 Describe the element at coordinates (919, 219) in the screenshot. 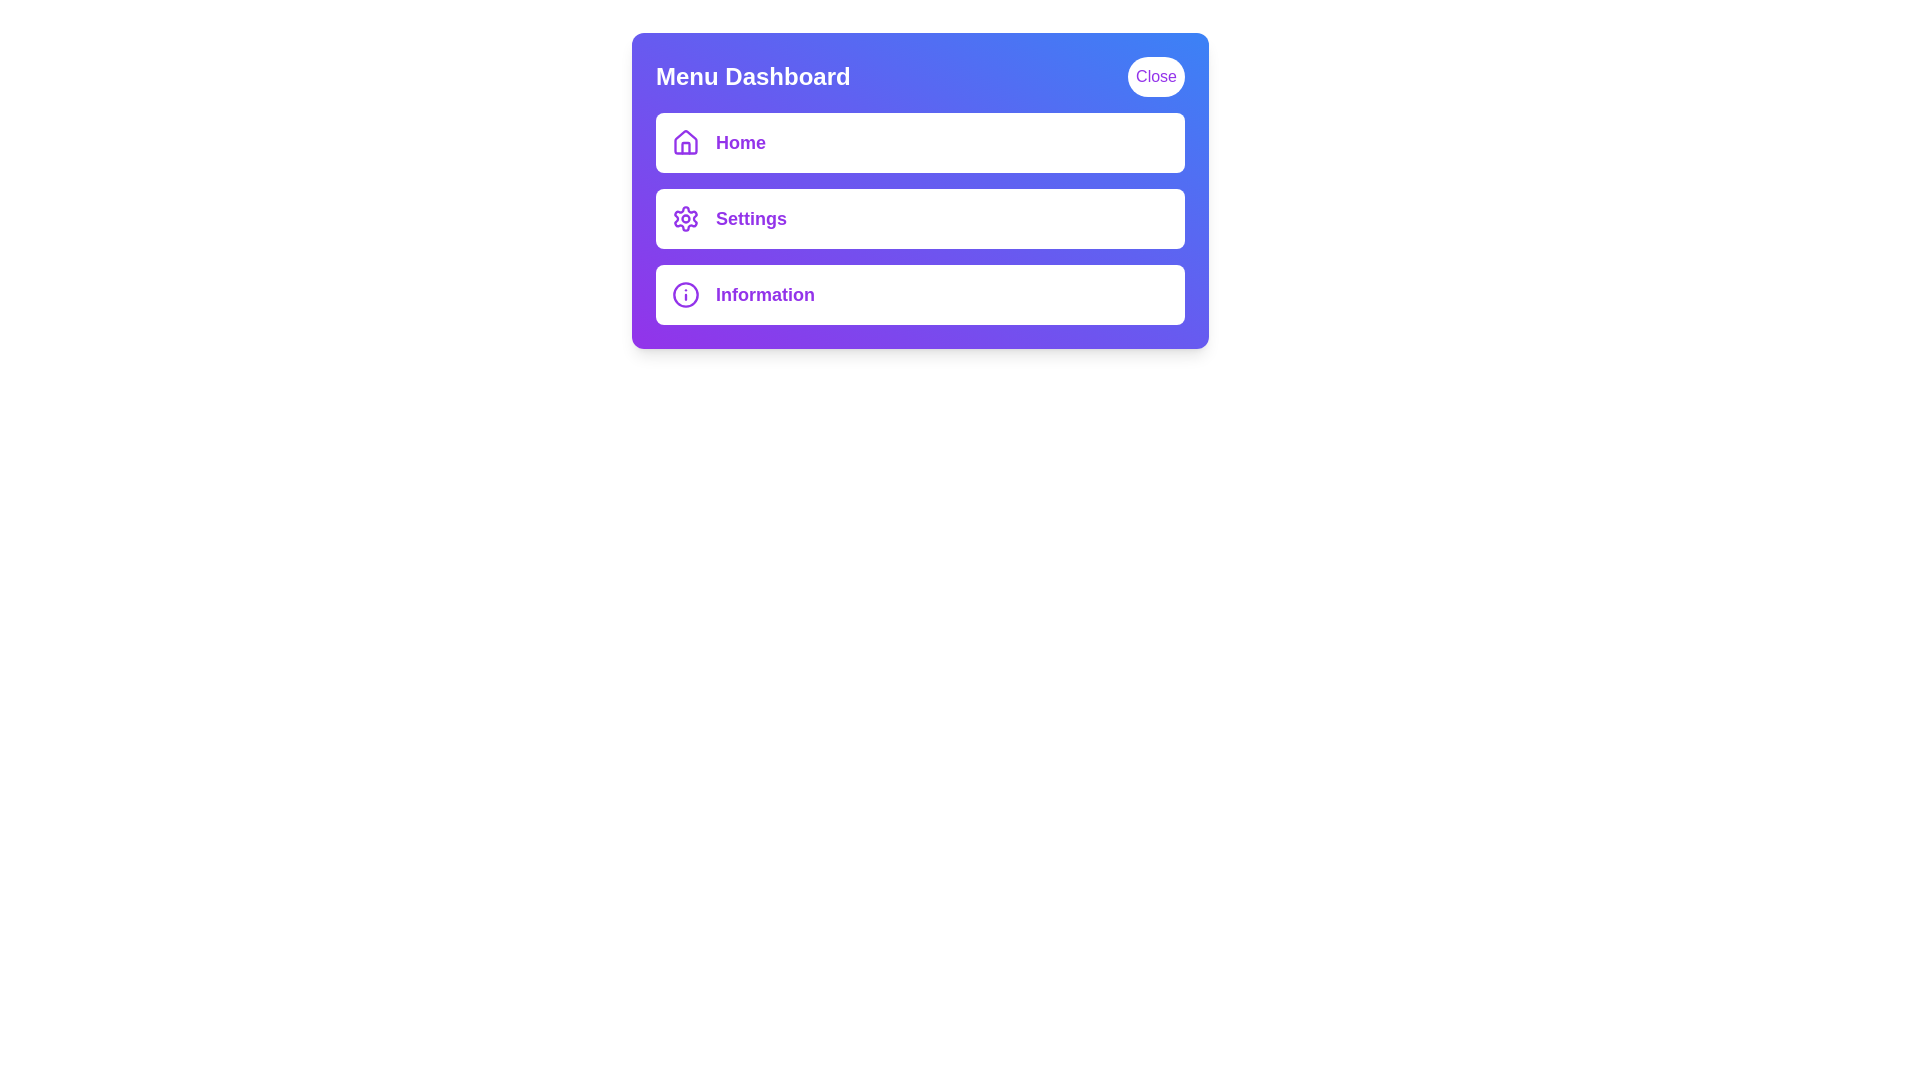

I see `the menu item Settings by clicking on it` at that location.